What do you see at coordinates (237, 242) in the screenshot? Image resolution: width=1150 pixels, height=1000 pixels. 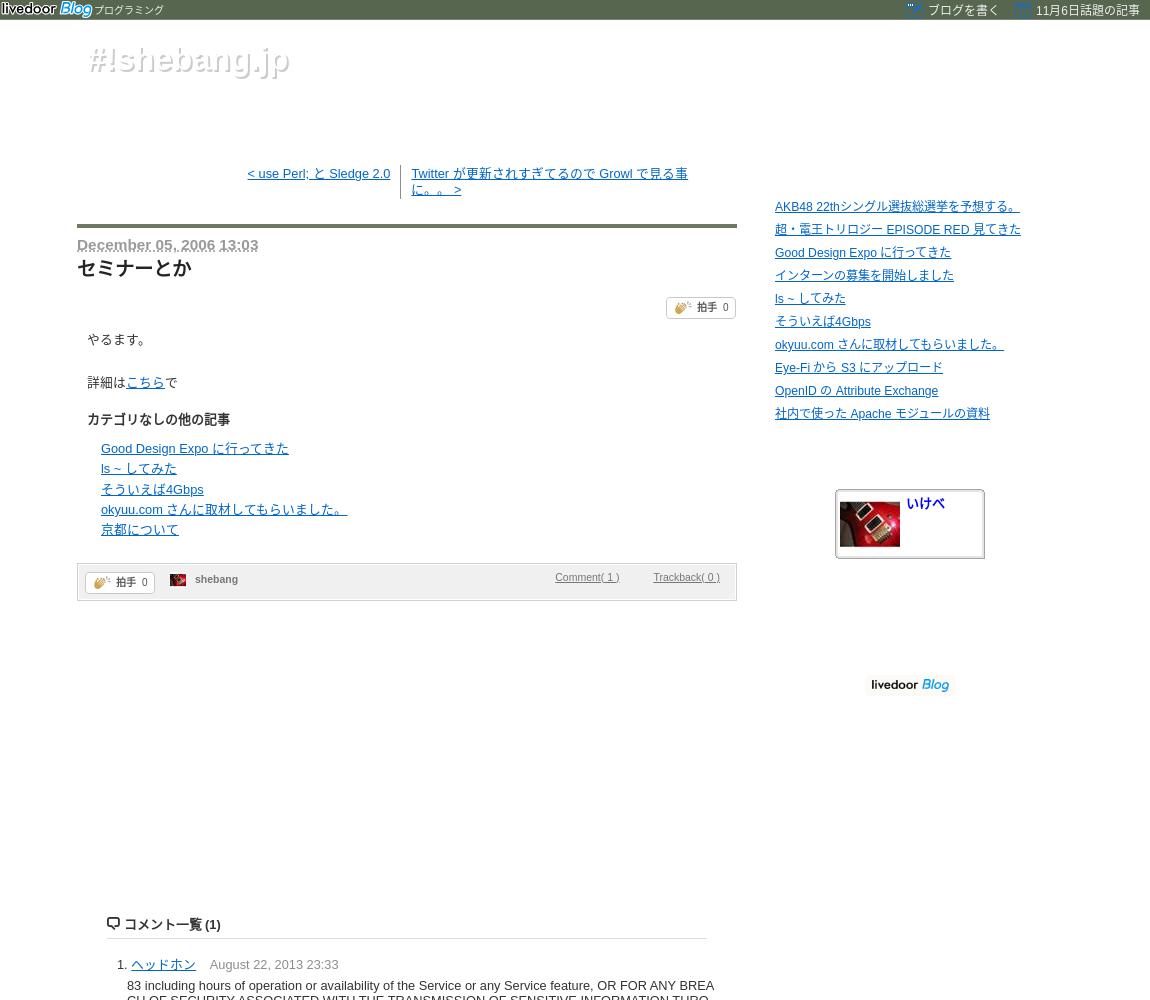 I see `'13:03'` at bounding box center [237, 242].